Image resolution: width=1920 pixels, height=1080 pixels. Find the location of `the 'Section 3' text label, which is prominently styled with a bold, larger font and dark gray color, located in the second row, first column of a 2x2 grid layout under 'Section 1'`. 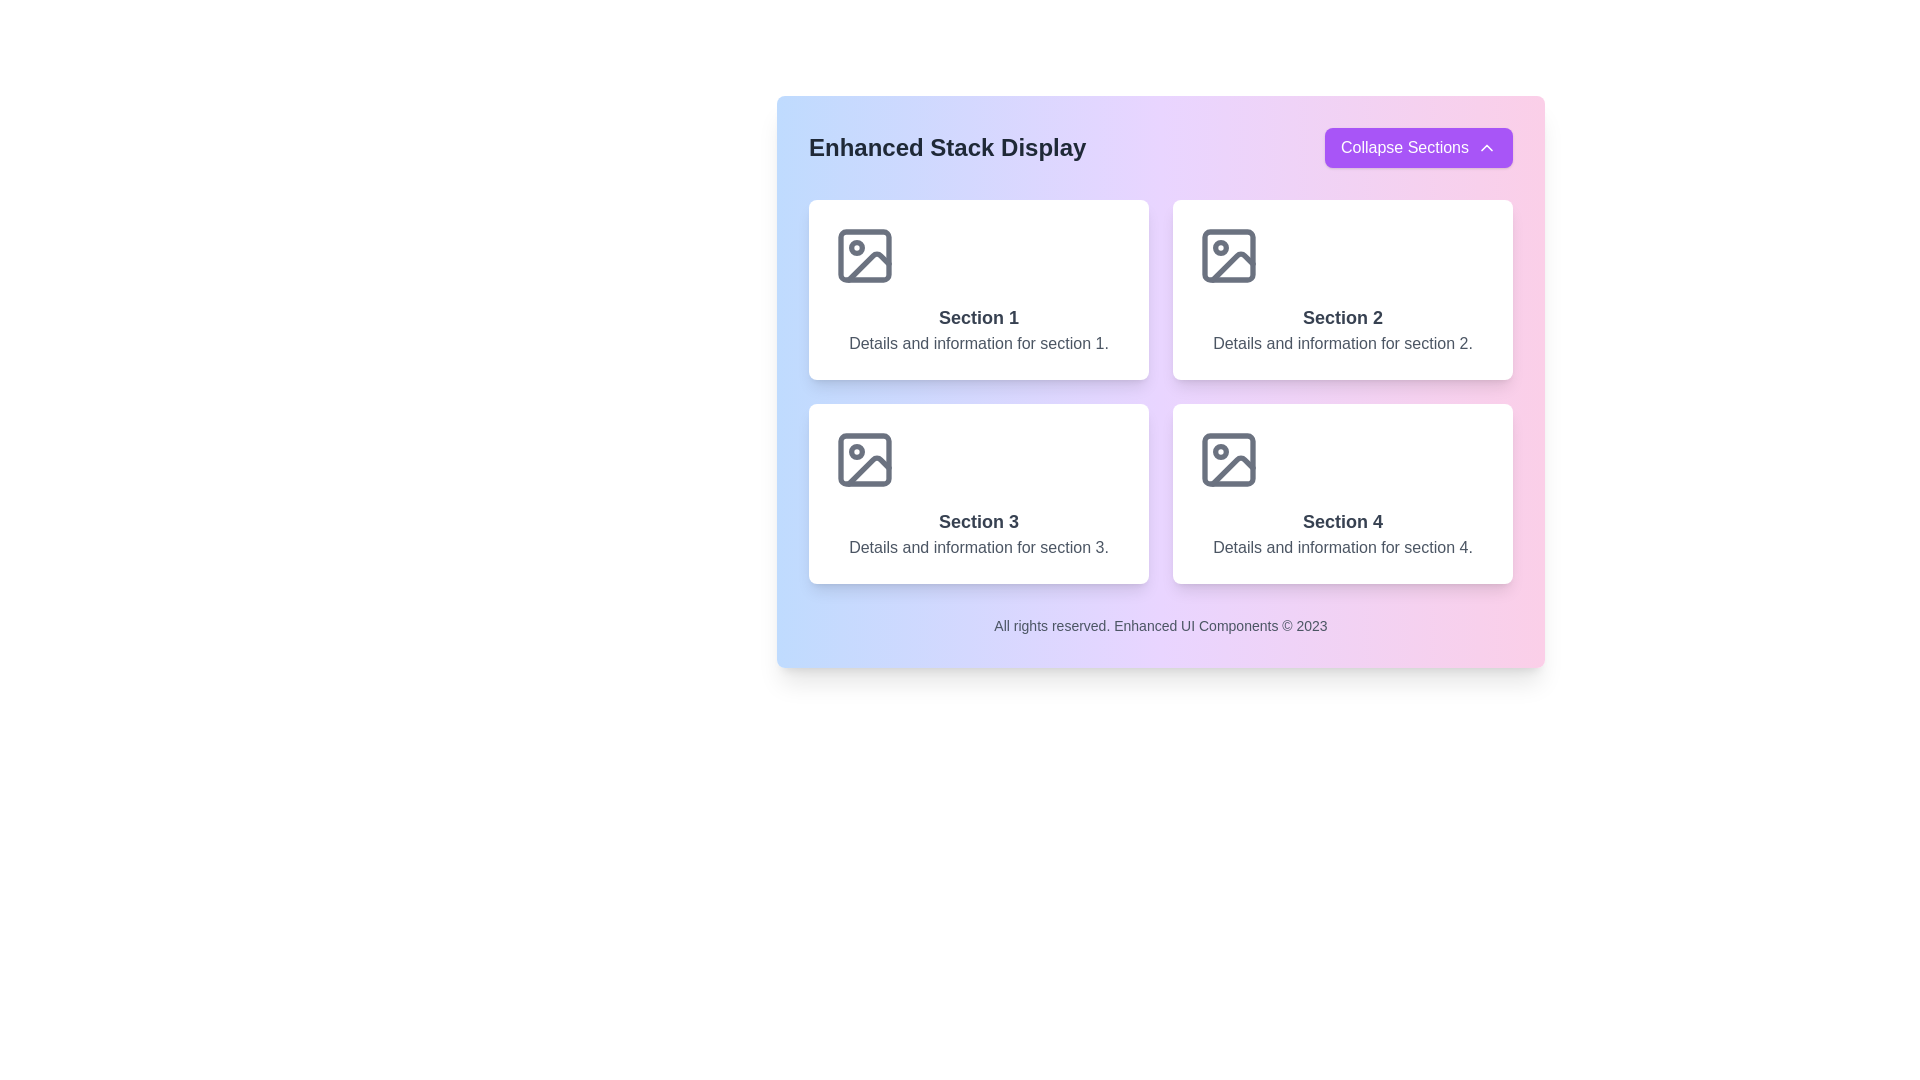

the 'Section 3' text label, which is prominently styled with a bold, larger font and dark gray color, located in the second row, first column of a 2x2 grid layout under 'Section 1' is located at coordinates (979, 520).